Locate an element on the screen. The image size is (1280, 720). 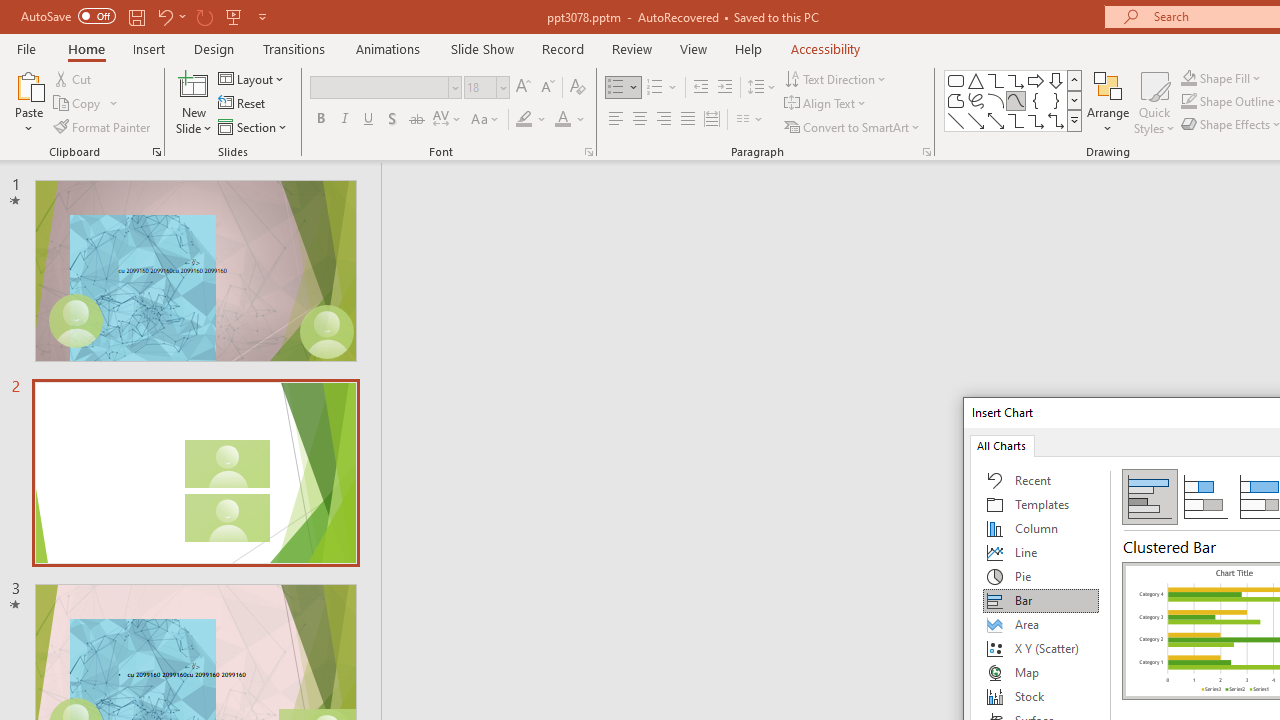
'Convert to SmartArt' is located at coordinates (853, 127).